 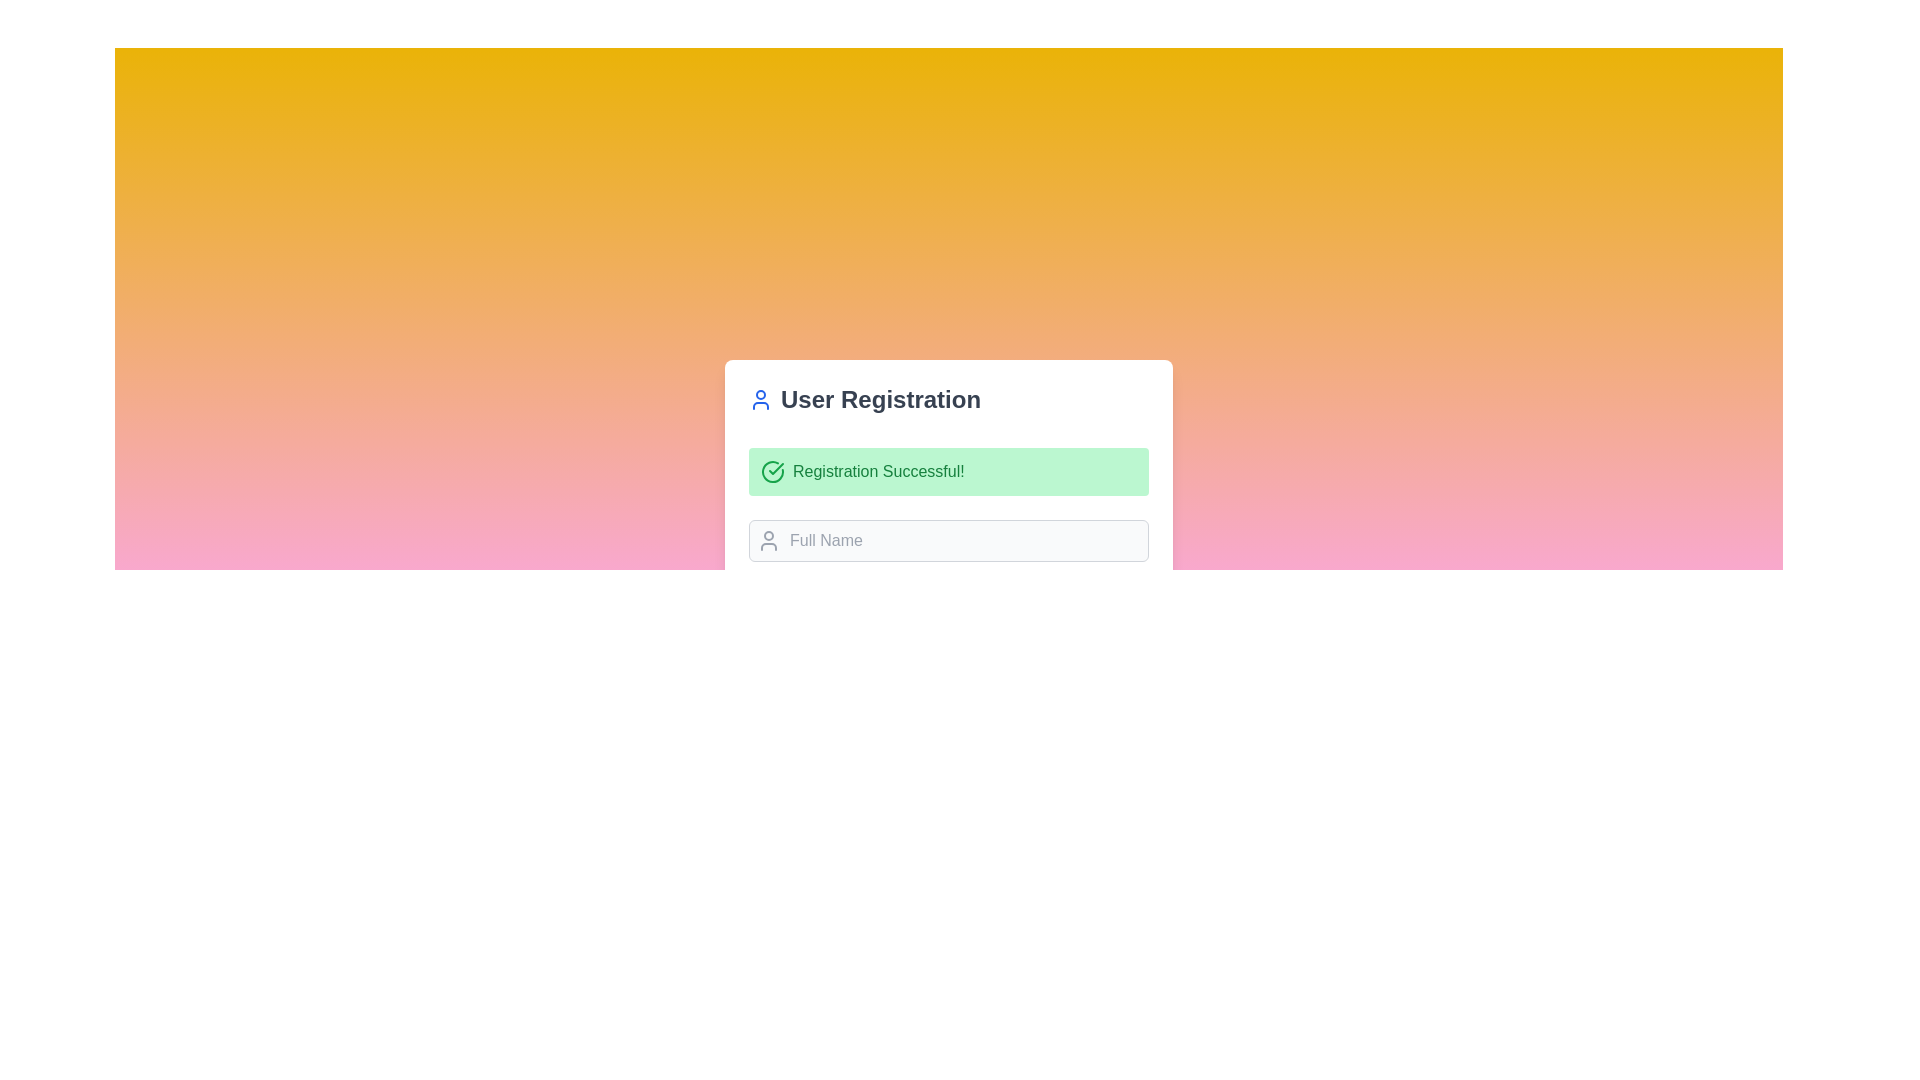 I want to click on the visual confirmation icon located on the left side of the 'Registration Successful!' notification bar, so click(x=771, y=471).